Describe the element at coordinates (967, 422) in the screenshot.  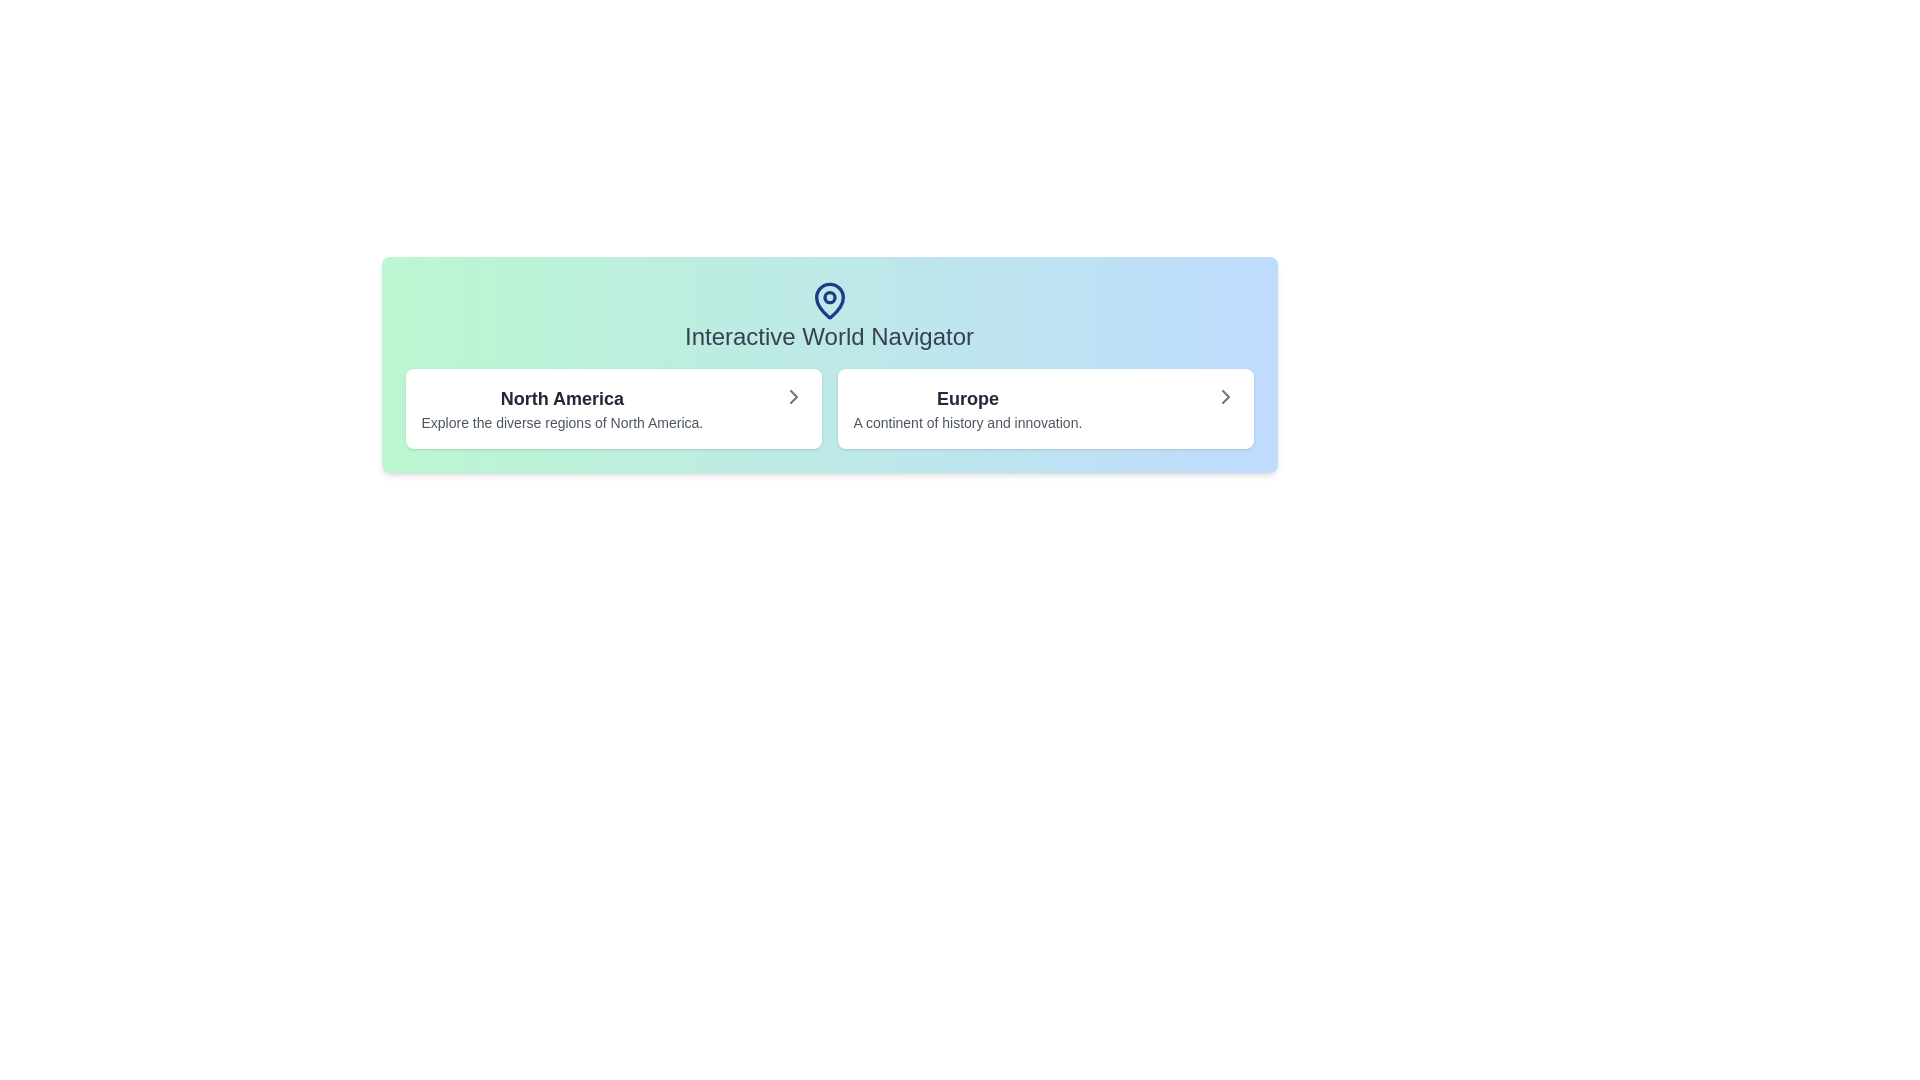
I see `the text element that reads 'A continent of history and innovation.' styled with a small font and gray color, located beneath the title 'Europe' in the interactive world navigator interface` at that location.